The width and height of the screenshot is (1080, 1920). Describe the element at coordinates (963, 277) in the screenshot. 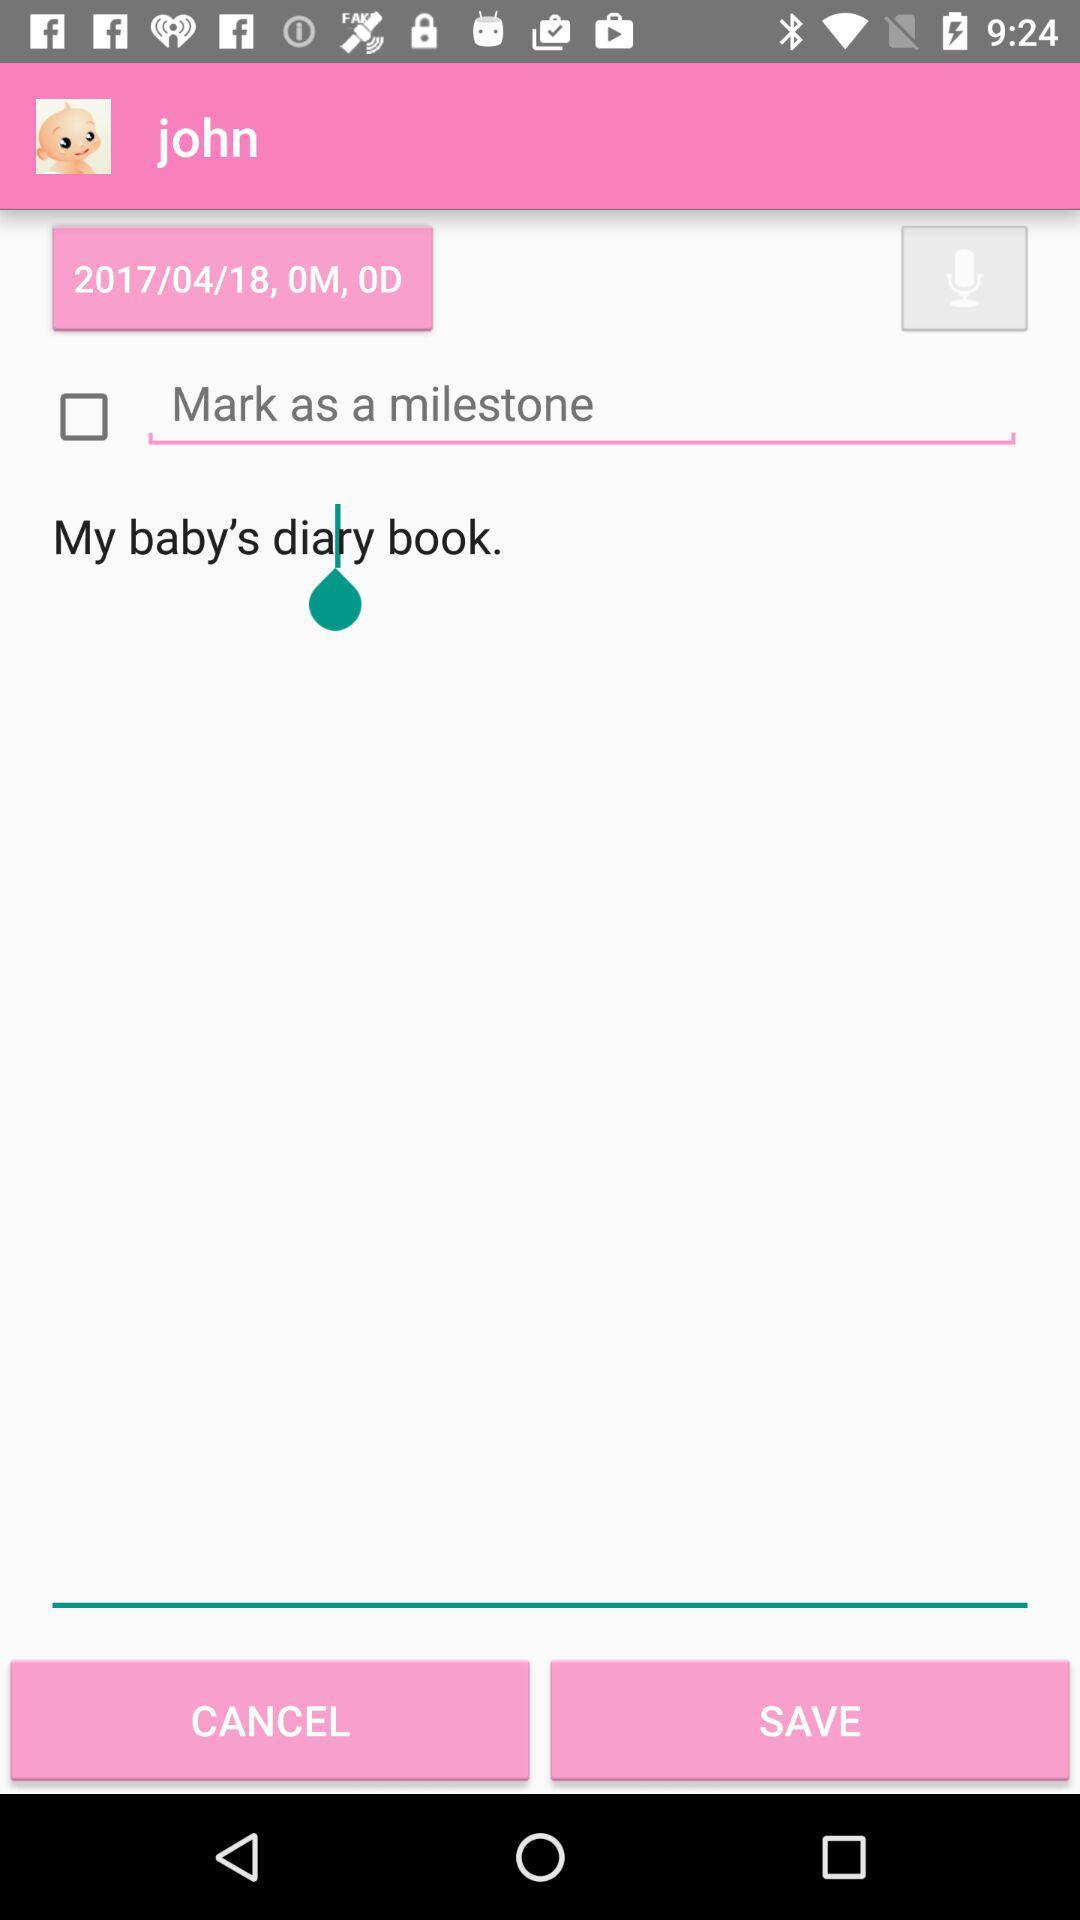

I see `item to the right of 2017 04 18 icon` at that location.